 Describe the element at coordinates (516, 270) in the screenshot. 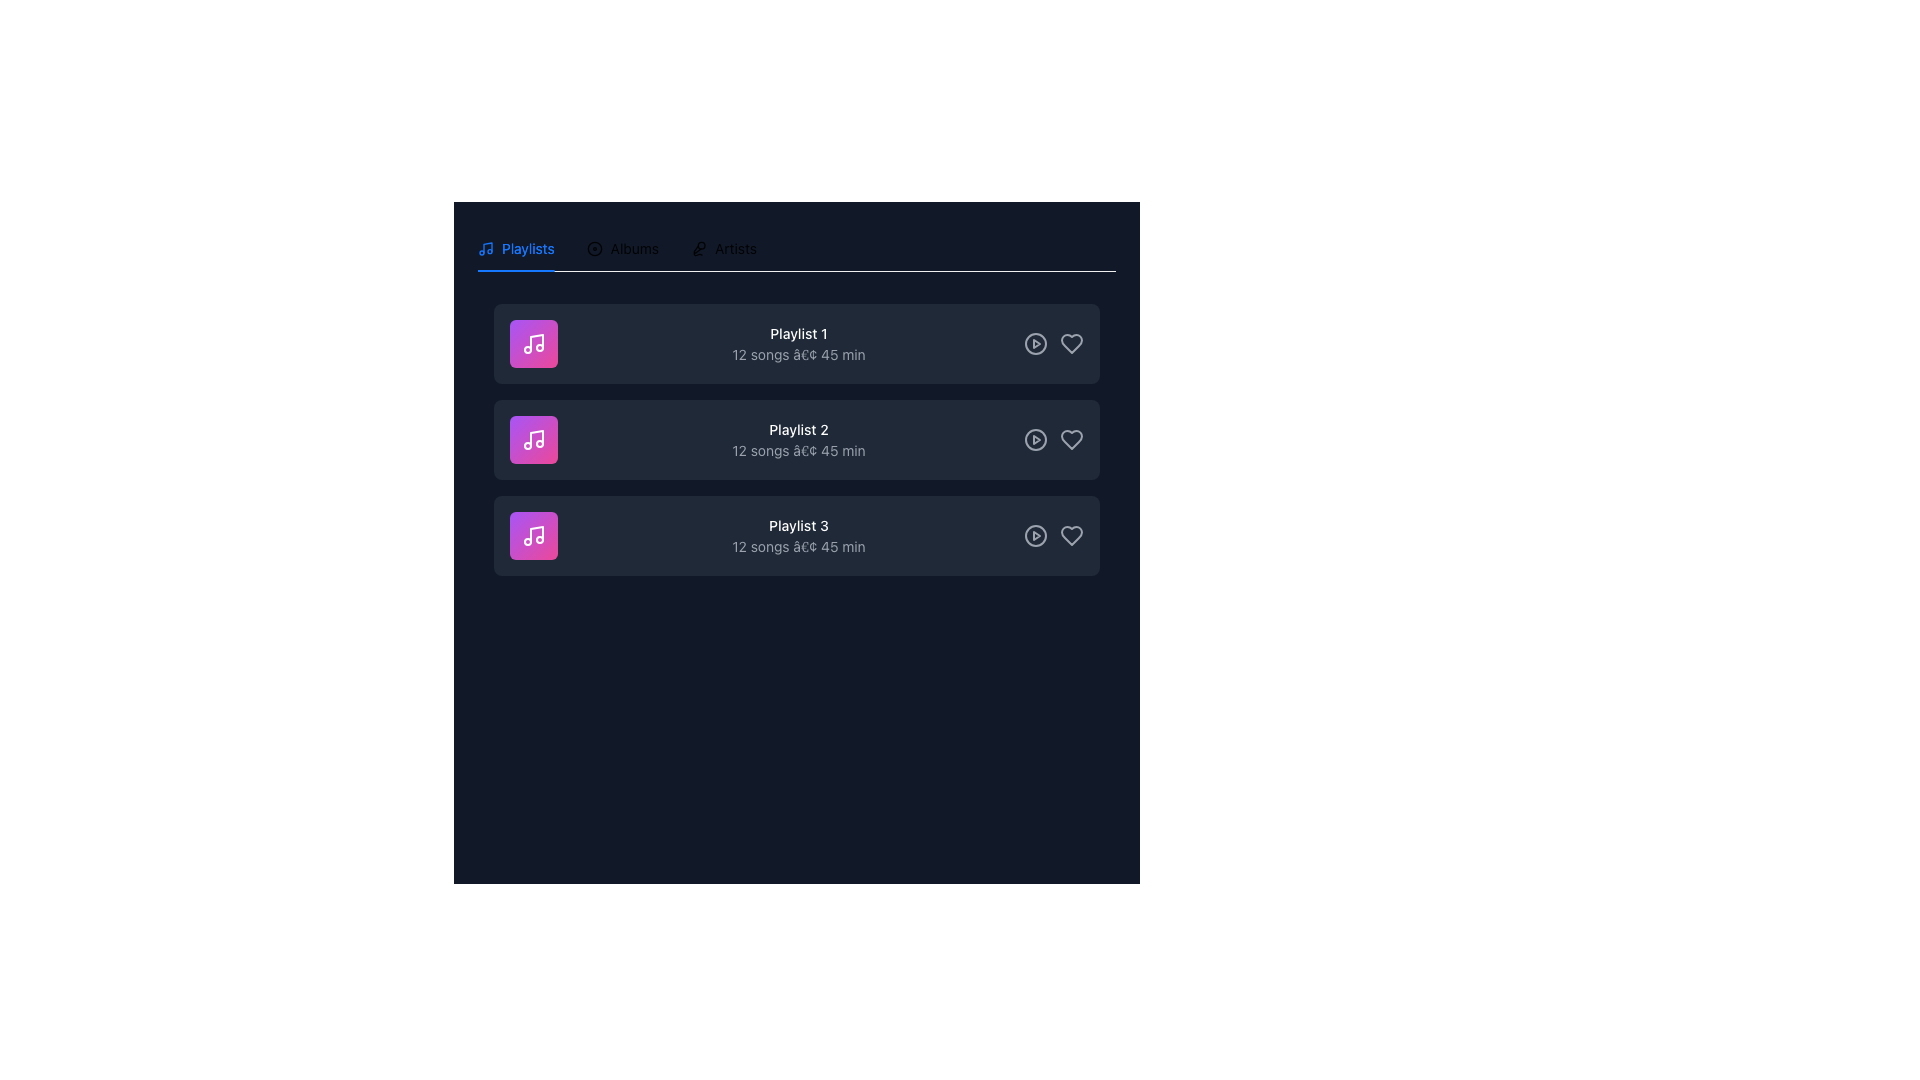

I see `the Active Tab Indicator element located beneath the 'Playlists' tab label in the tab component, which indicates the active tab` at that location.